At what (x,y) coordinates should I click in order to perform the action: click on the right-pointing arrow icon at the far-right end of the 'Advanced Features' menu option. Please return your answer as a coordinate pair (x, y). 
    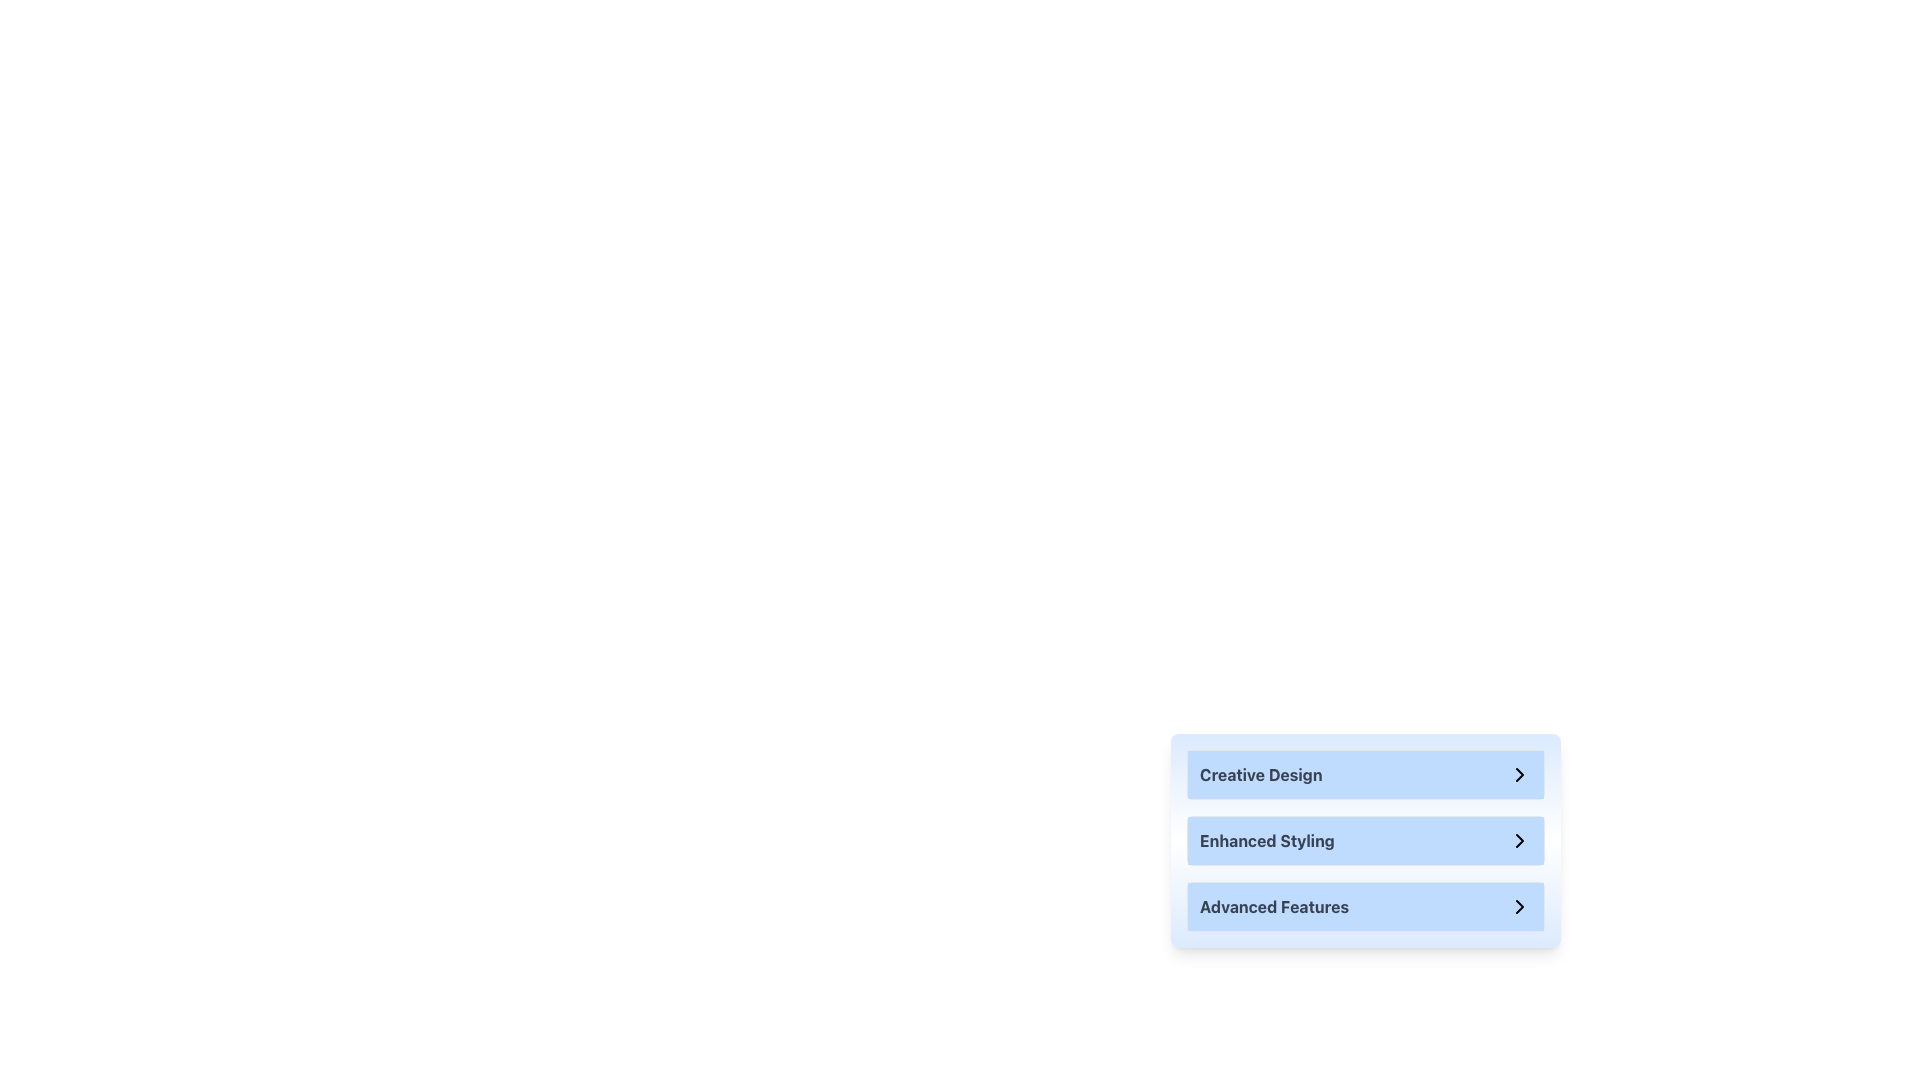
    Looking at the image, I should click on (1520, 906).